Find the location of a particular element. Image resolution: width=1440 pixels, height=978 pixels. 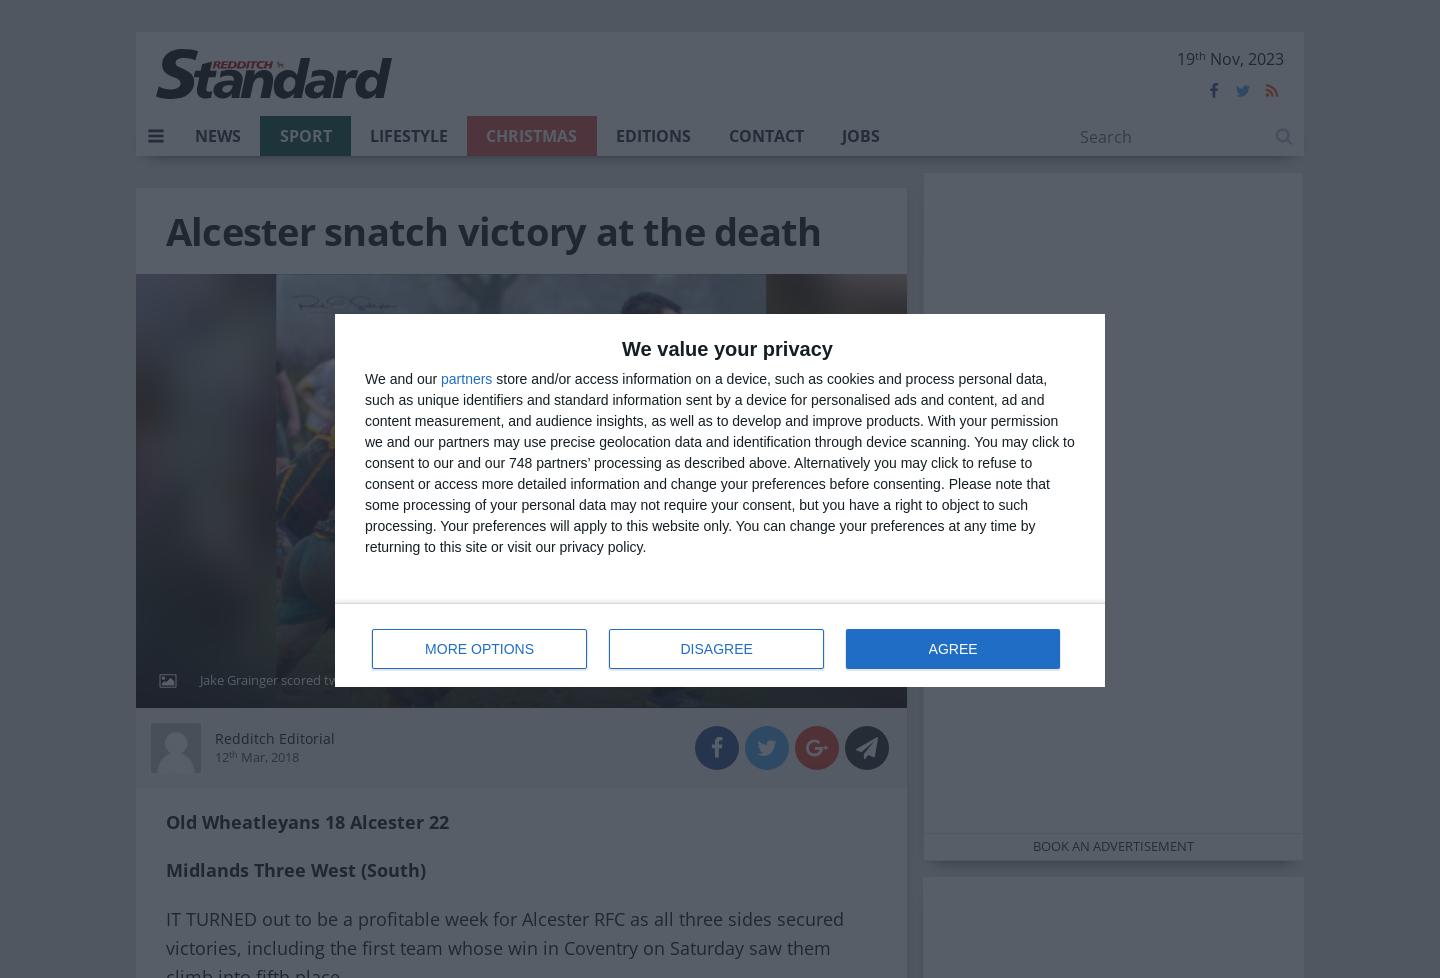

'12' is located at coordinates (221, 754).